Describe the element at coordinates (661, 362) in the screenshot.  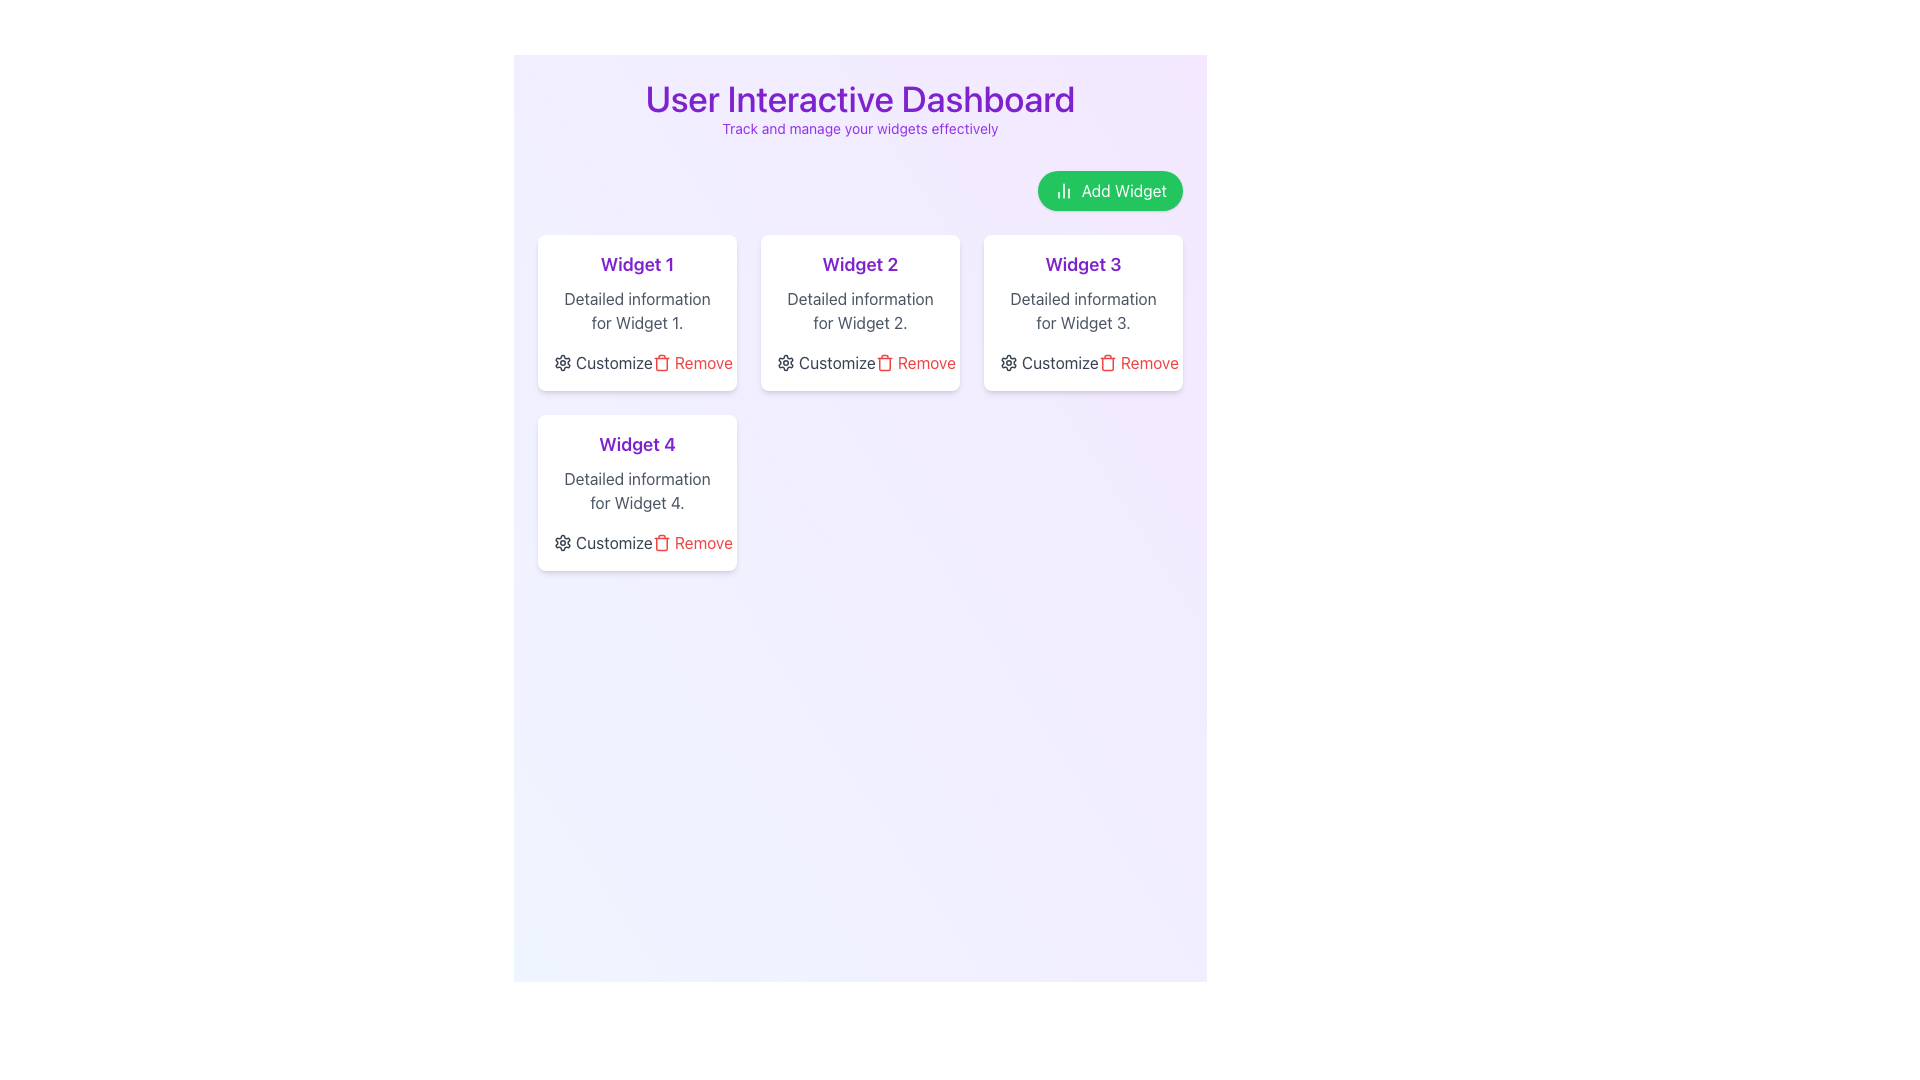
I see `the delete icon located next to the 'Customize' option within the 'Remove' label for 'Widget 1' in the upper-left card of the dashboard` at that location.